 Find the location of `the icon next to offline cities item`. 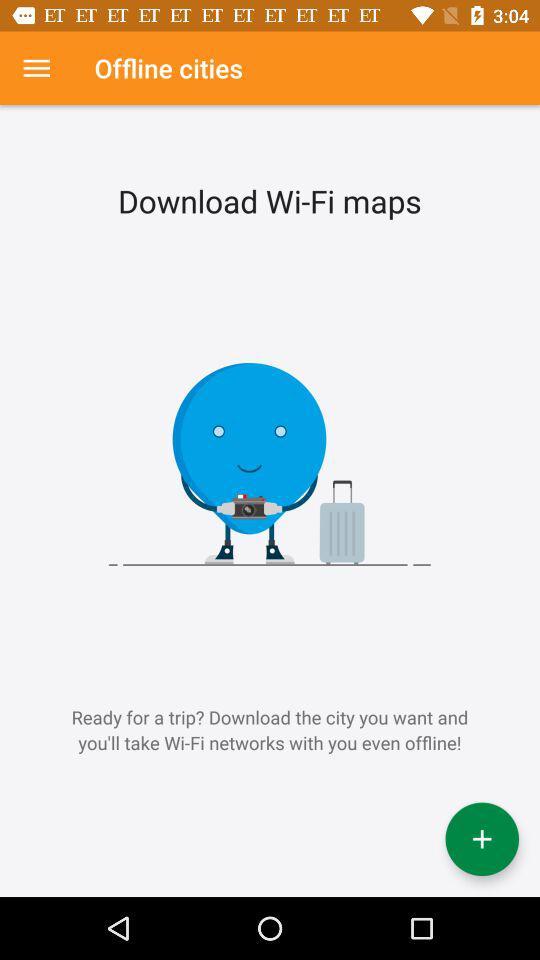

the icon next to offline cities item is located at coordinates (36, 68).